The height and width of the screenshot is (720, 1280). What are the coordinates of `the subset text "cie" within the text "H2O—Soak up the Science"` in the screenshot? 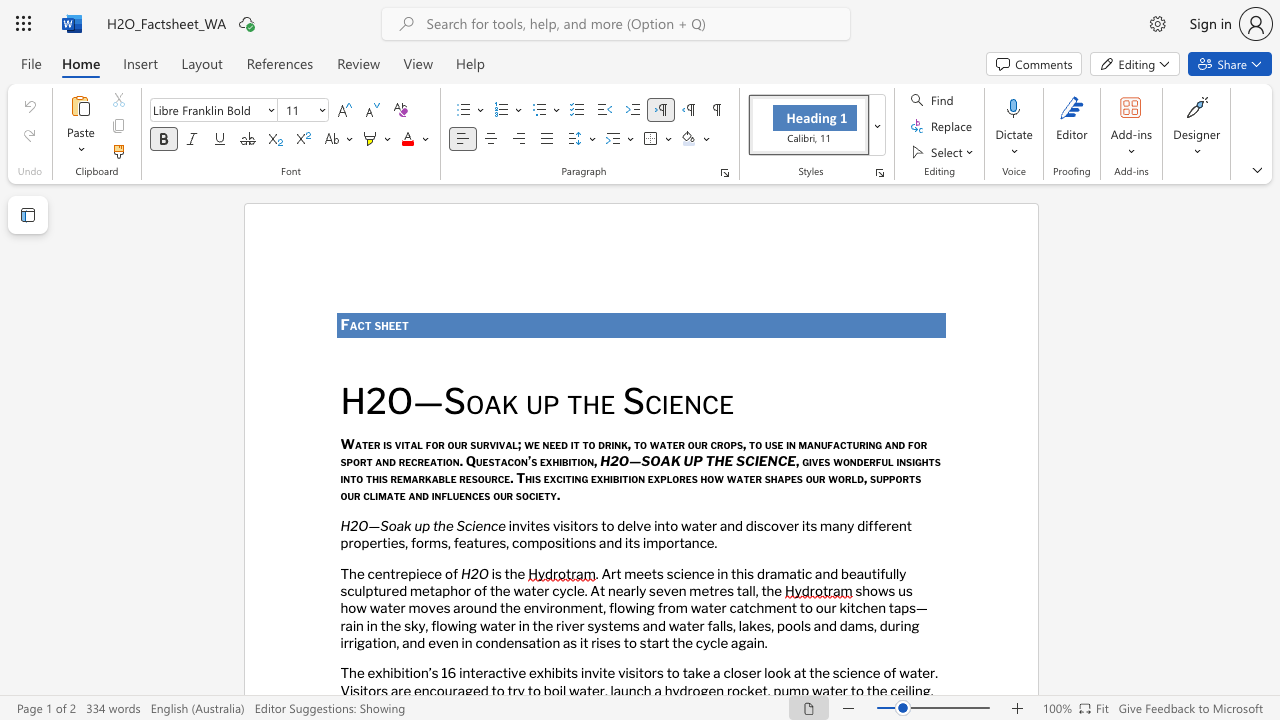 It's located at (464, 524).